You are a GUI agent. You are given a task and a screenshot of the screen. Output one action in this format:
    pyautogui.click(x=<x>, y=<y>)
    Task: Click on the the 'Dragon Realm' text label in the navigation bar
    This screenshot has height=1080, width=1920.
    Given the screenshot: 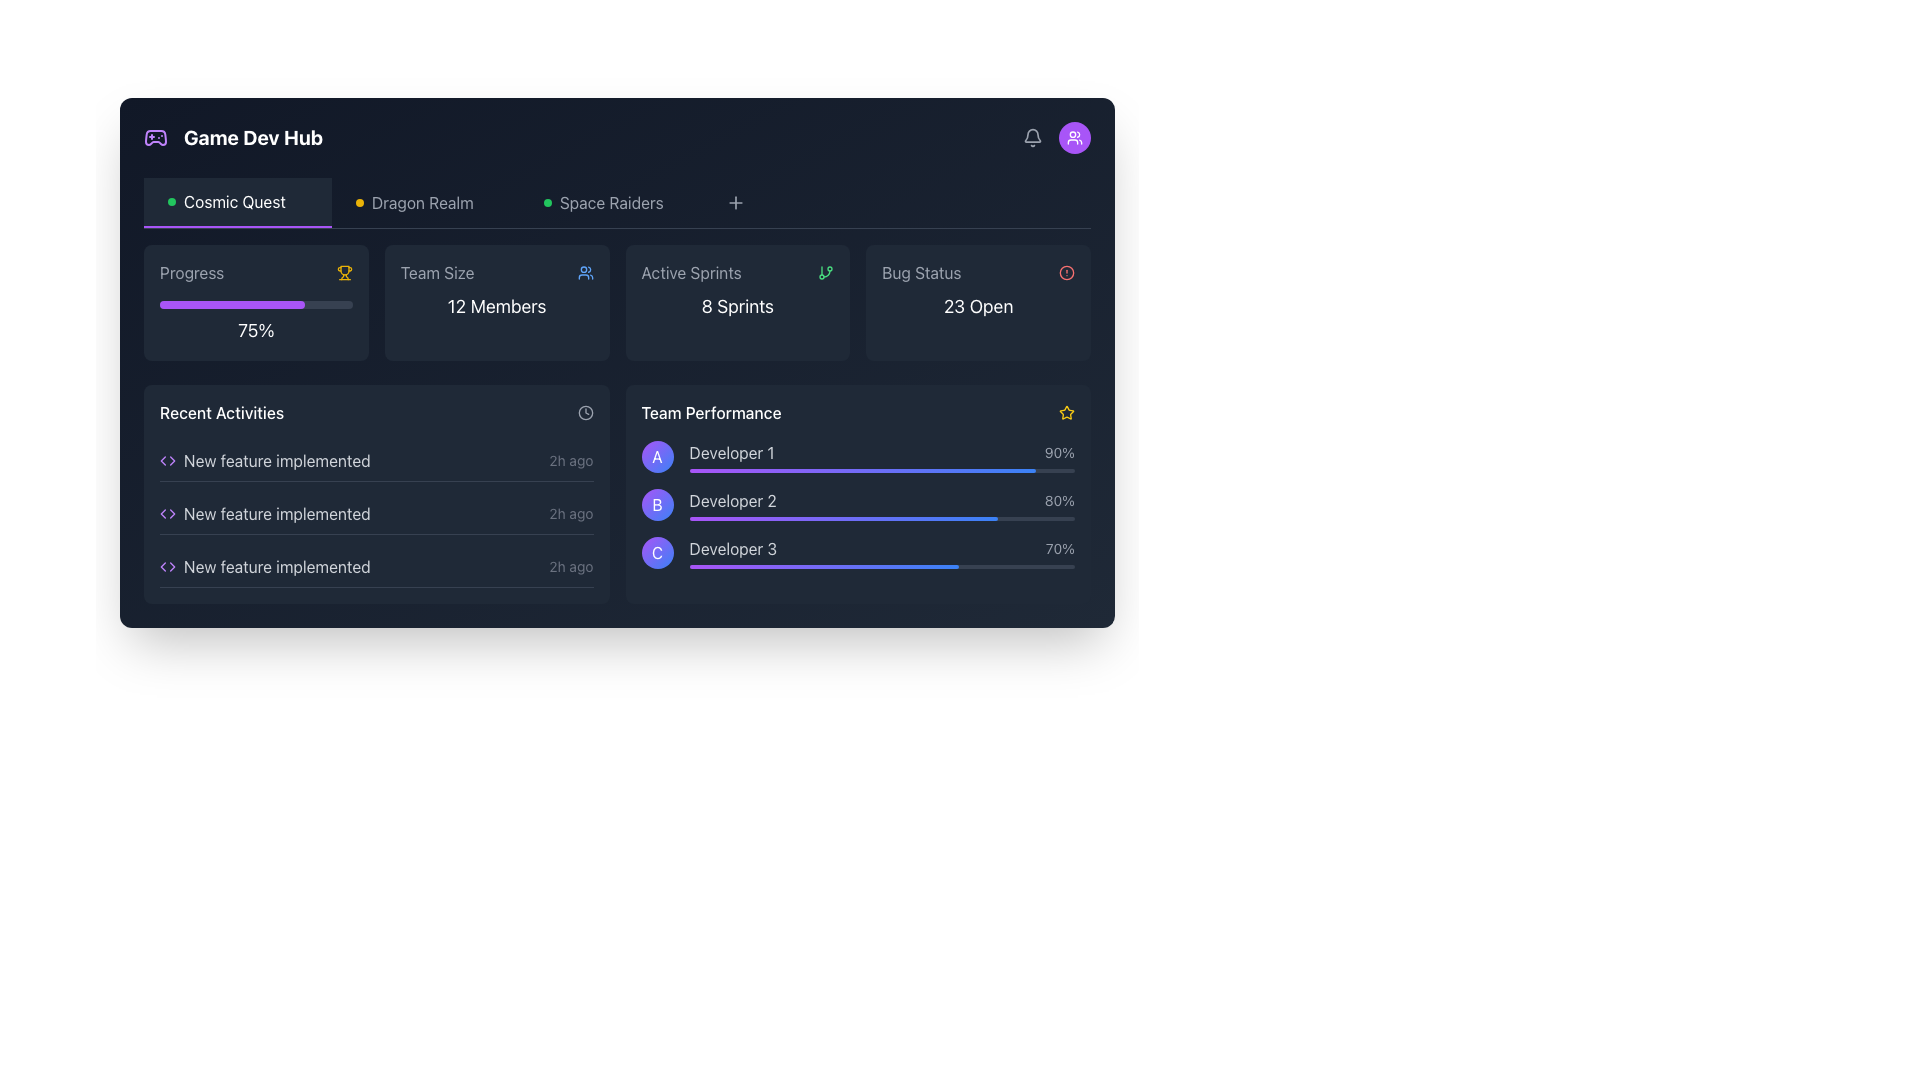 What is the action you would take?
    pyautogui.click(x=424, y=203)
    